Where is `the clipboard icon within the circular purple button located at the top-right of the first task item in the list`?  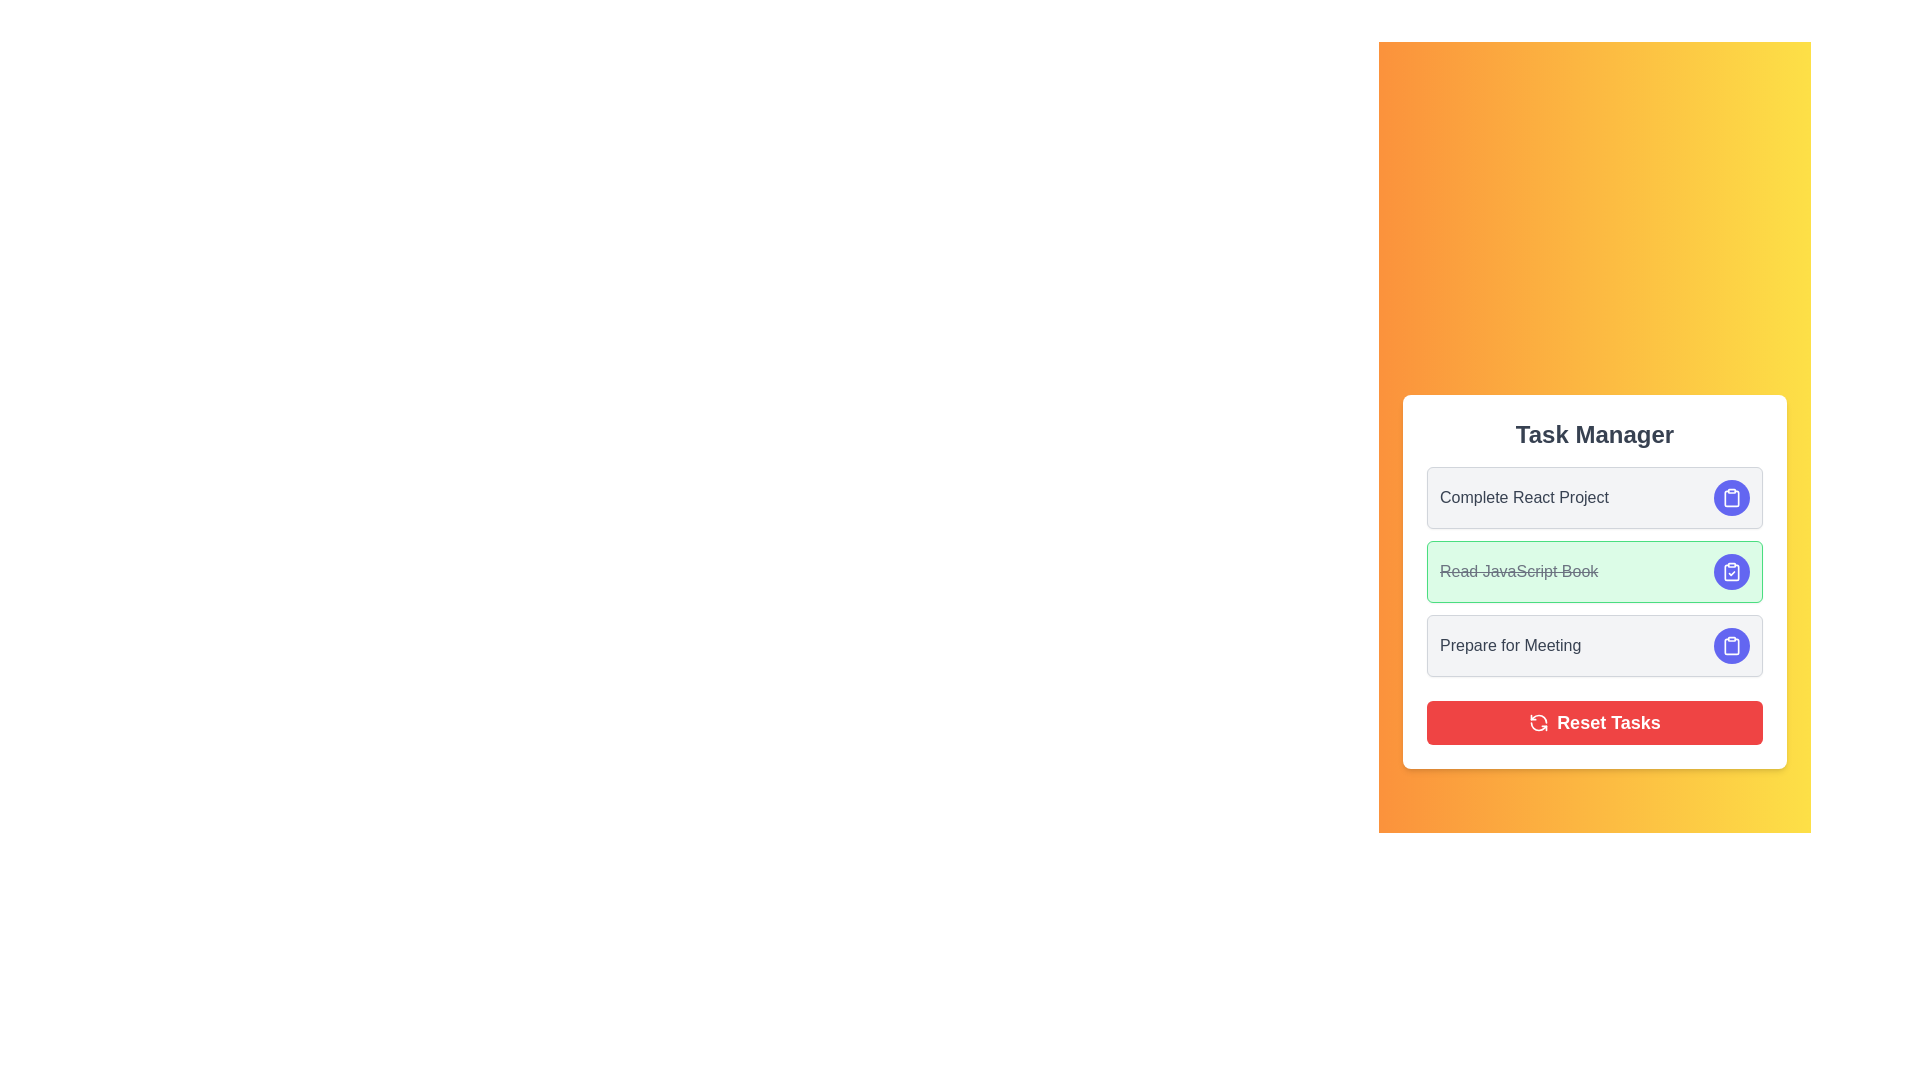 the clipboard icon within the circular purple button located at the top-right of the first task item in the list is located at coordinates (1731, 496).